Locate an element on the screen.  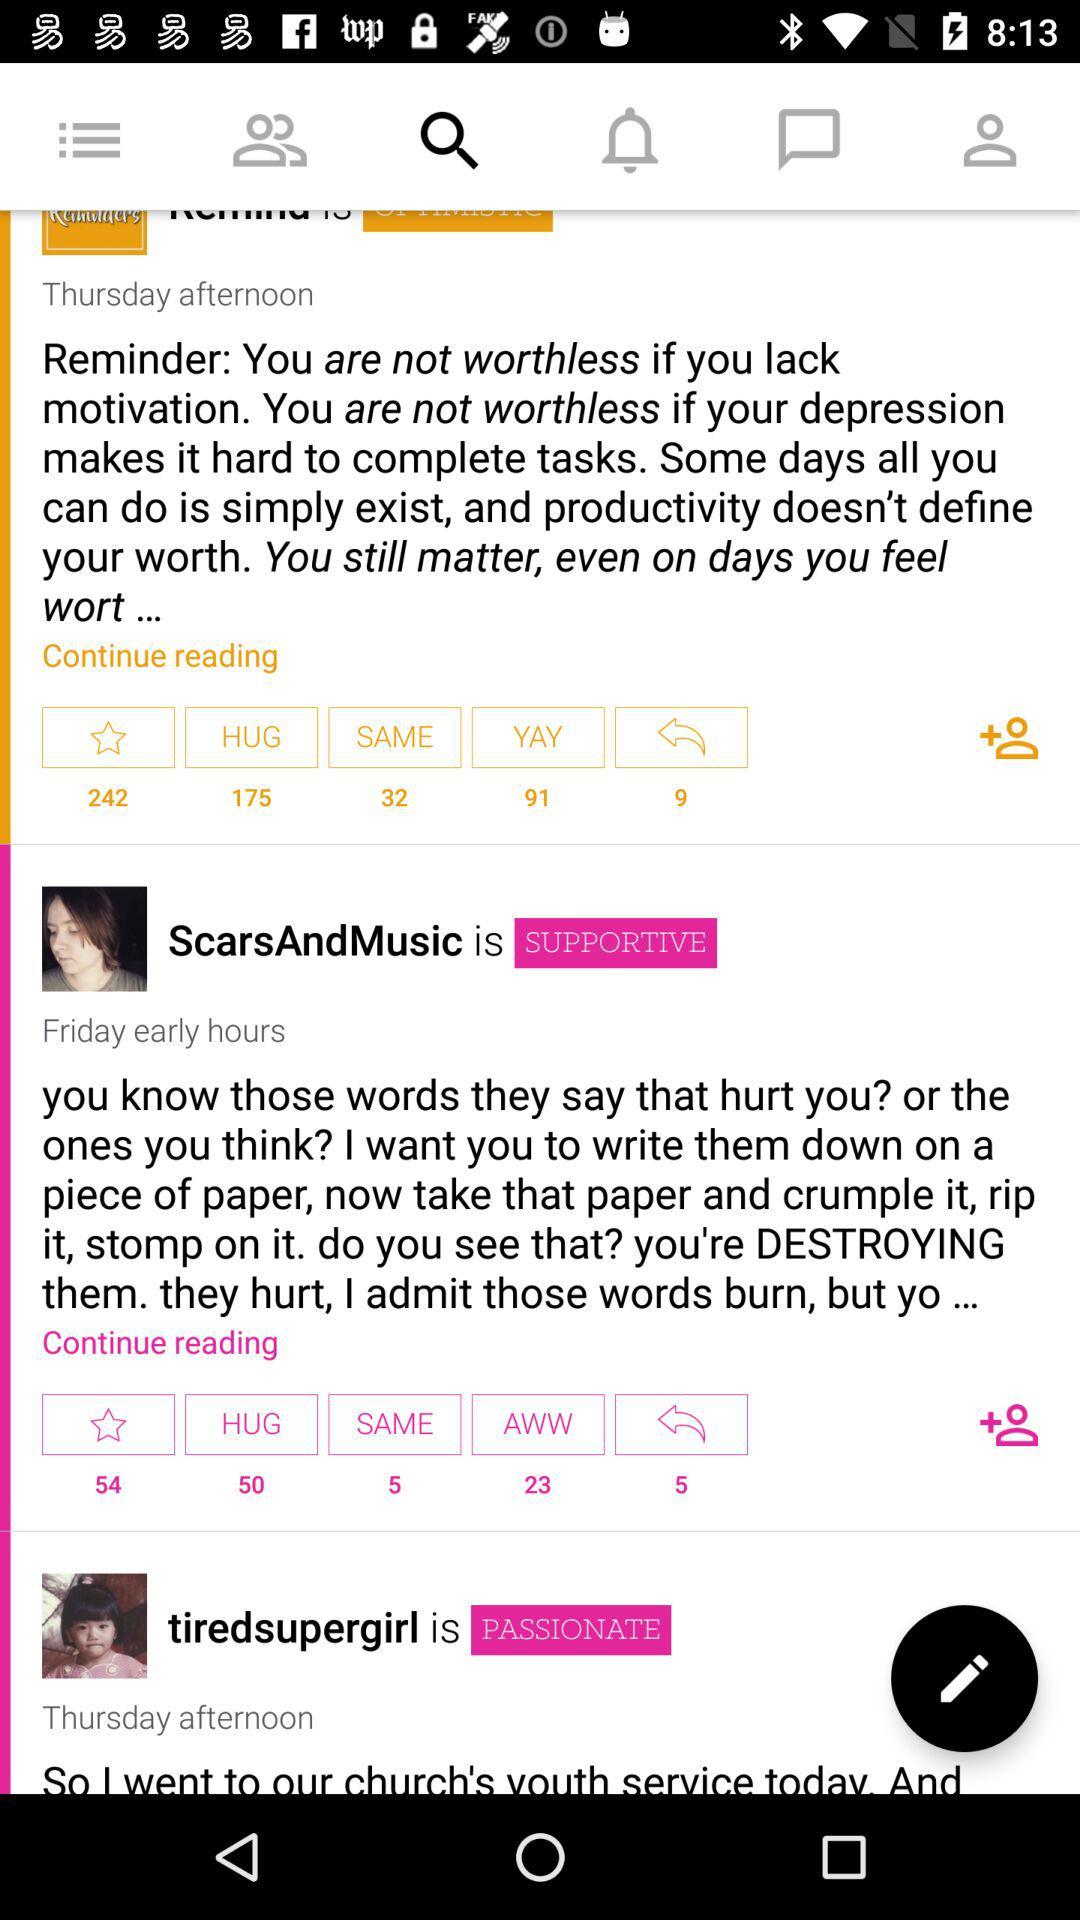
icon below continue reading item is located at coordinates (537, 1423).